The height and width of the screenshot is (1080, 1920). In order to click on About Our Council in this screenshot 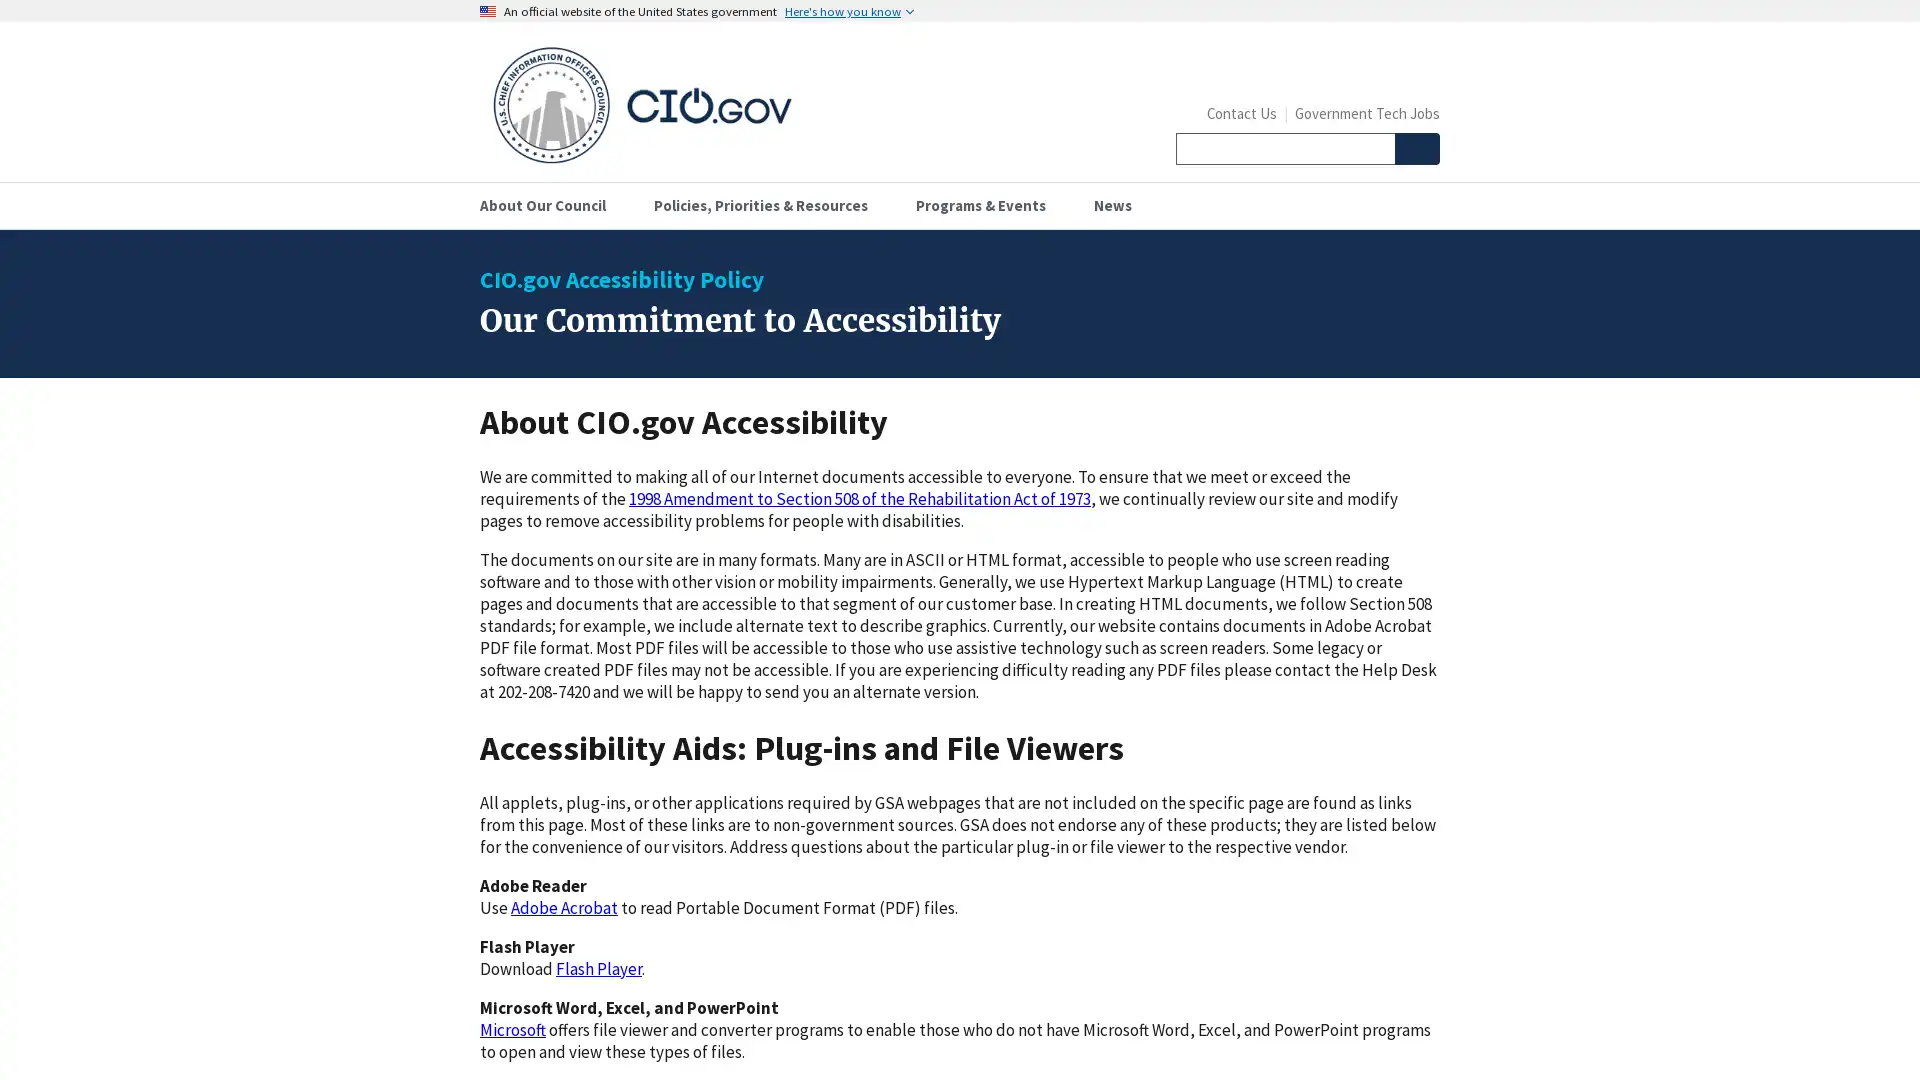, I will do `click(551, 205)`.